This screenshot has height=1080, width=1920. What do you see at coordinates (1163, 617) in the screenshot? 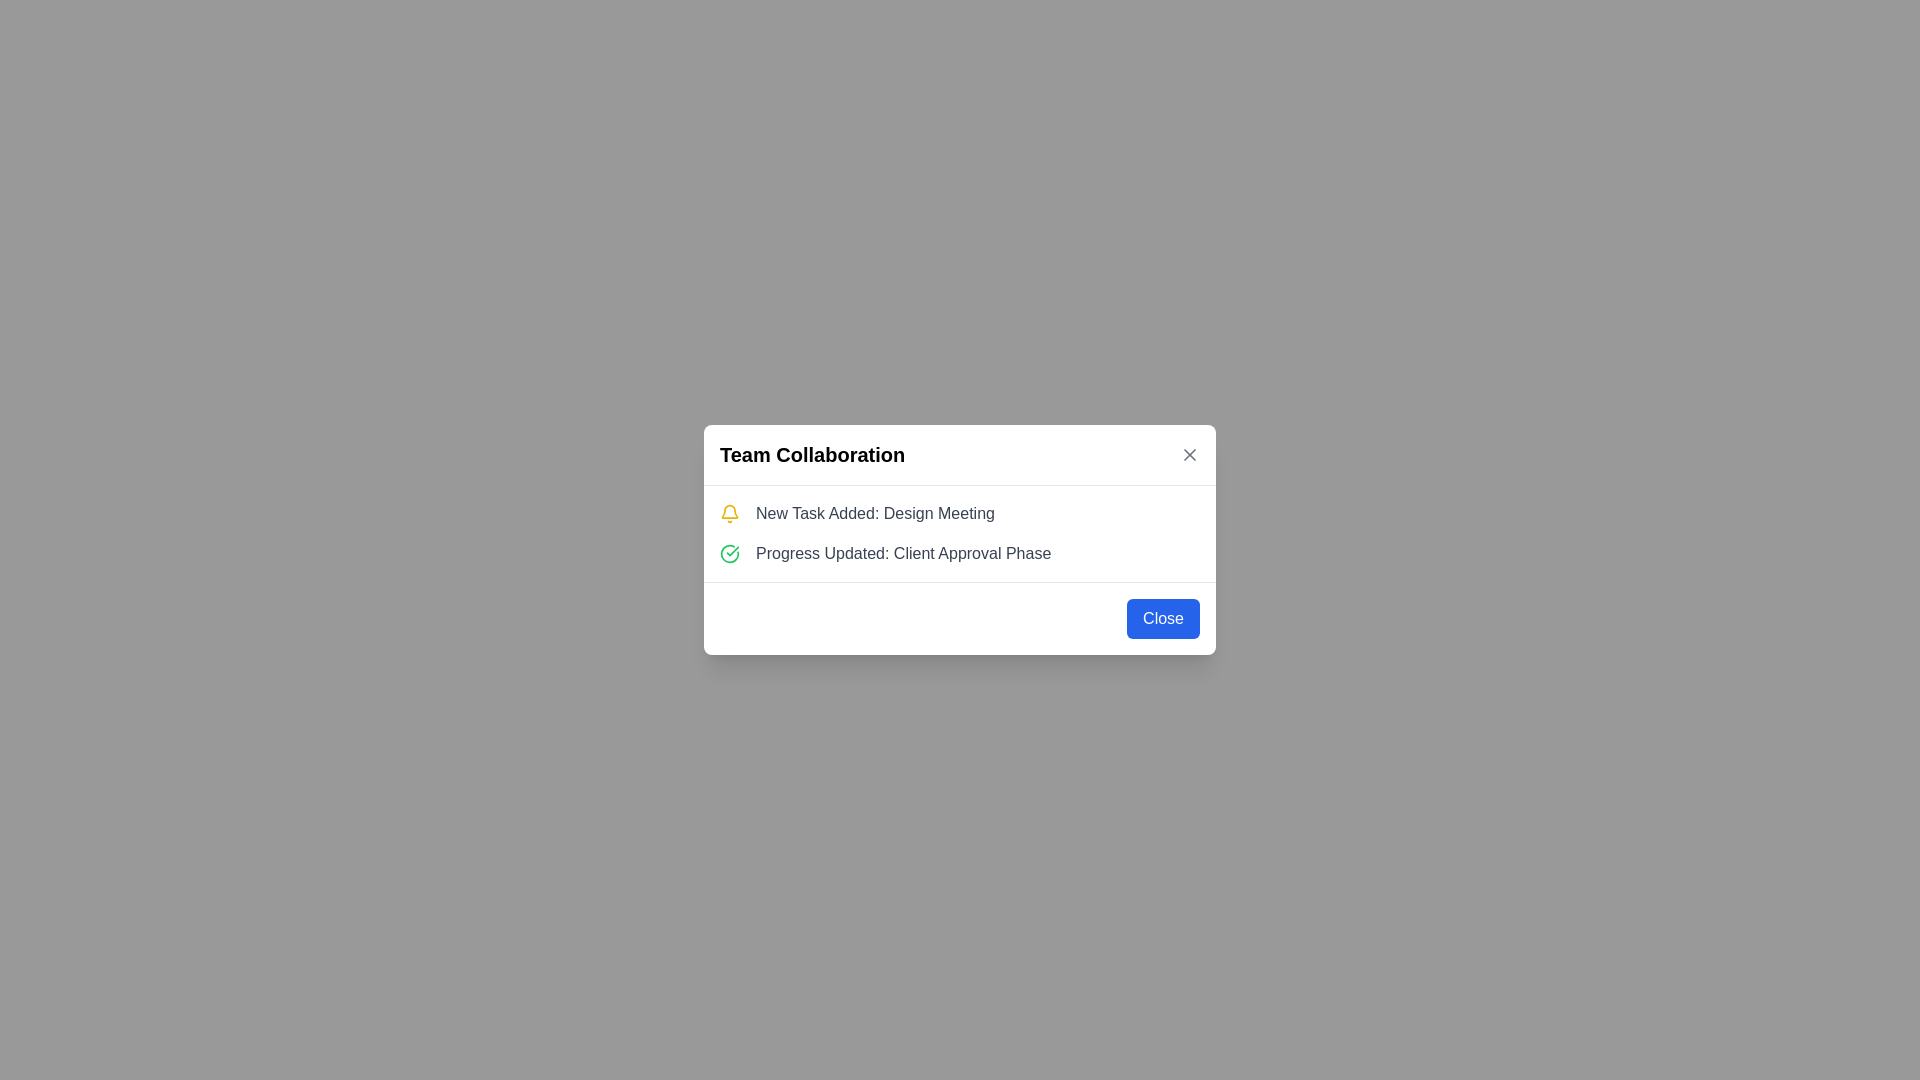
I see `the close button located at the bottom-right of the 'Team Collaboration' dialog box` at bounding box center [1163, 617].